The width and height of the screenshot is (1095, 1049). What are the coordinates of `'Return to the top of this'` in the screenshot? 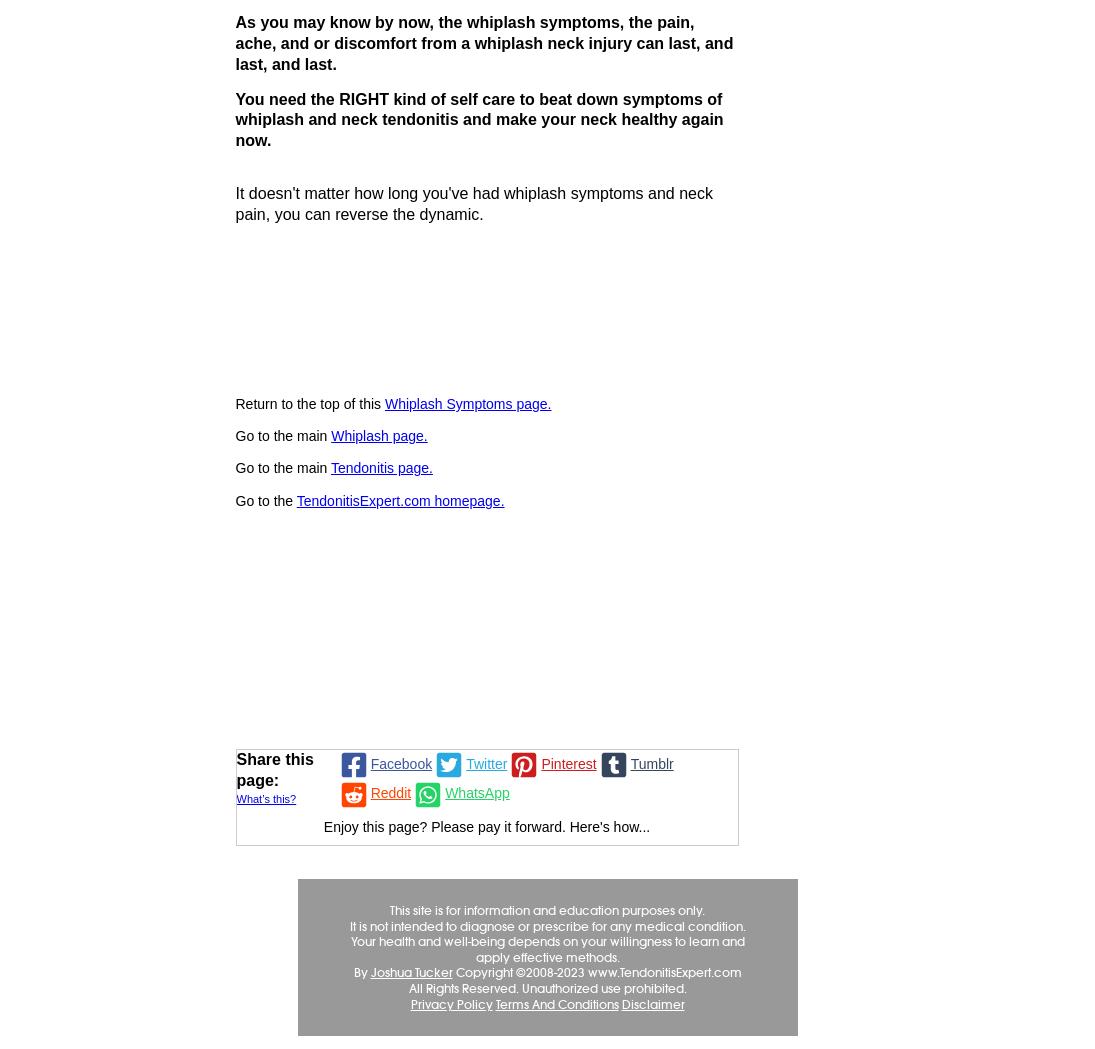 It's located at (234, 403).